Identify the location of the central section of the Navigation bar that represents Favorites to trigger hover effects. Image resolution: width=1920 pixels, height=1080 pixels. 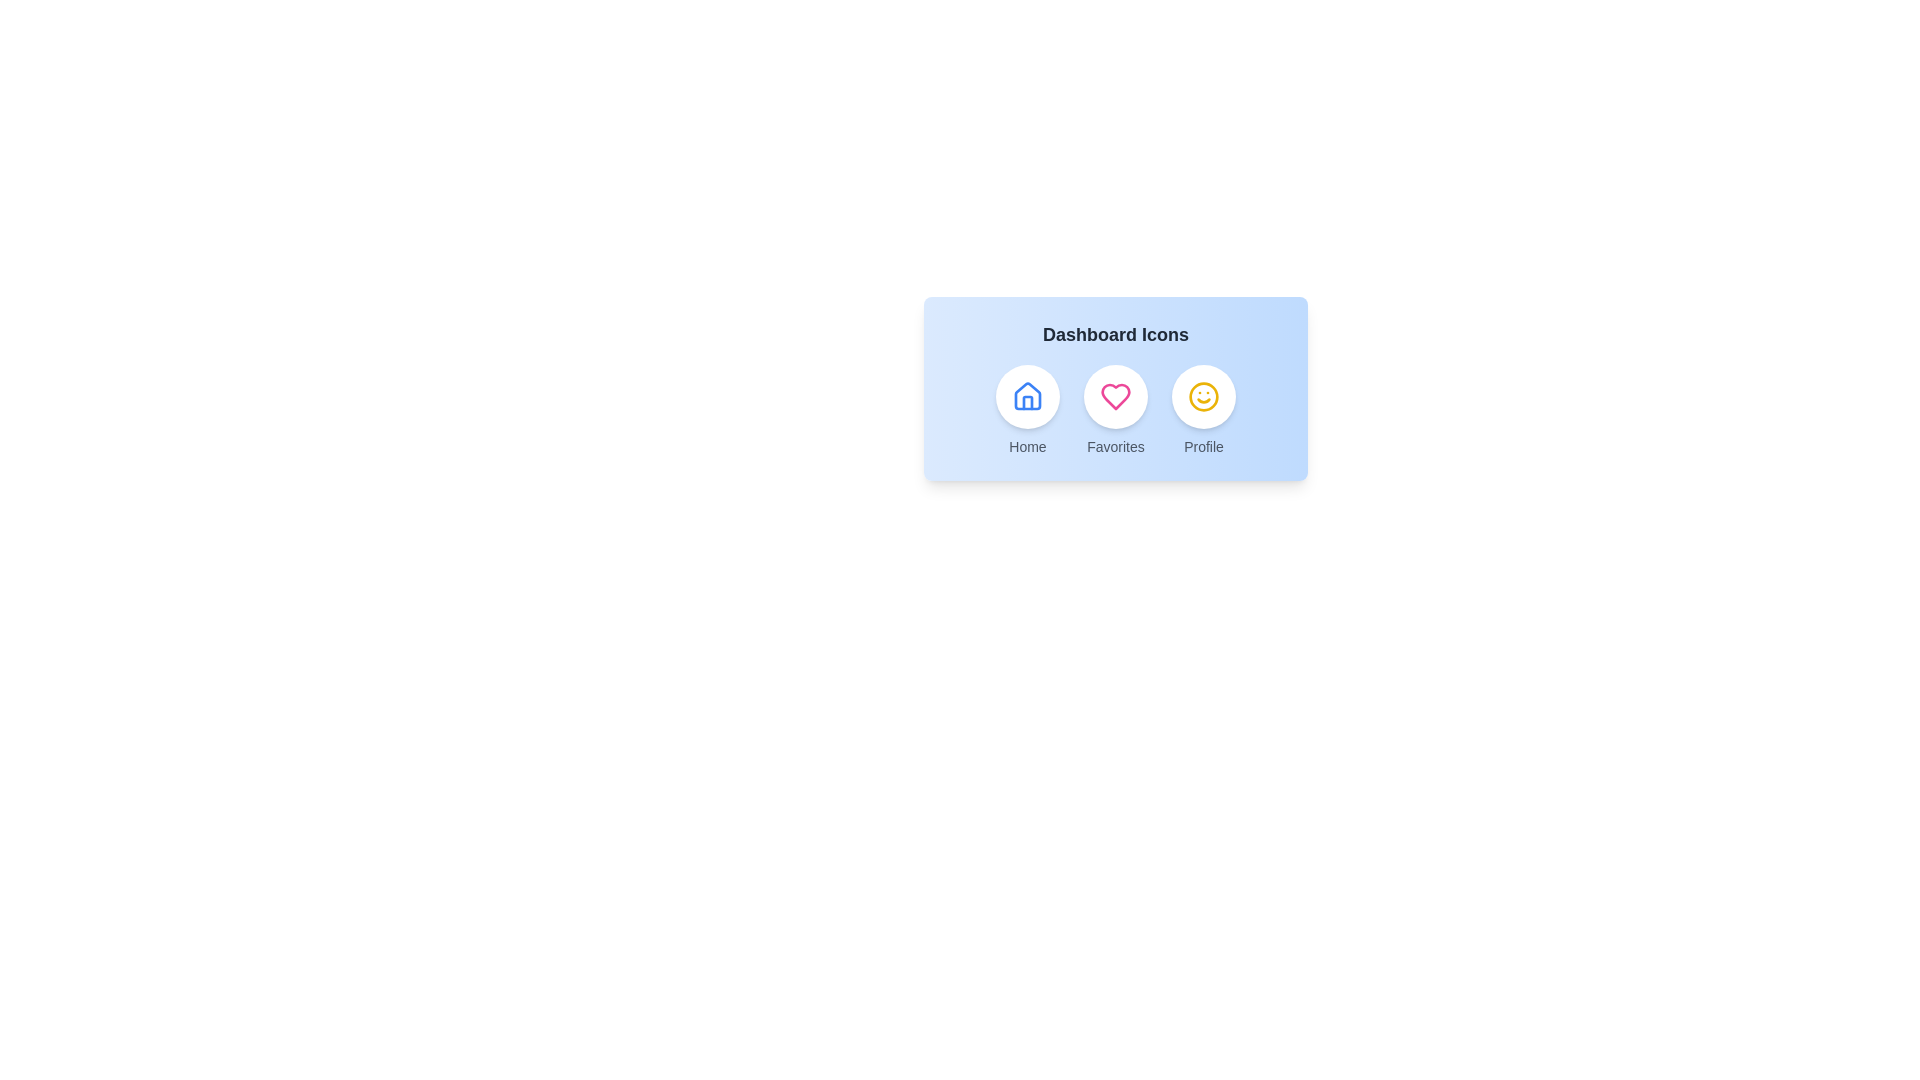
(1115, 410).